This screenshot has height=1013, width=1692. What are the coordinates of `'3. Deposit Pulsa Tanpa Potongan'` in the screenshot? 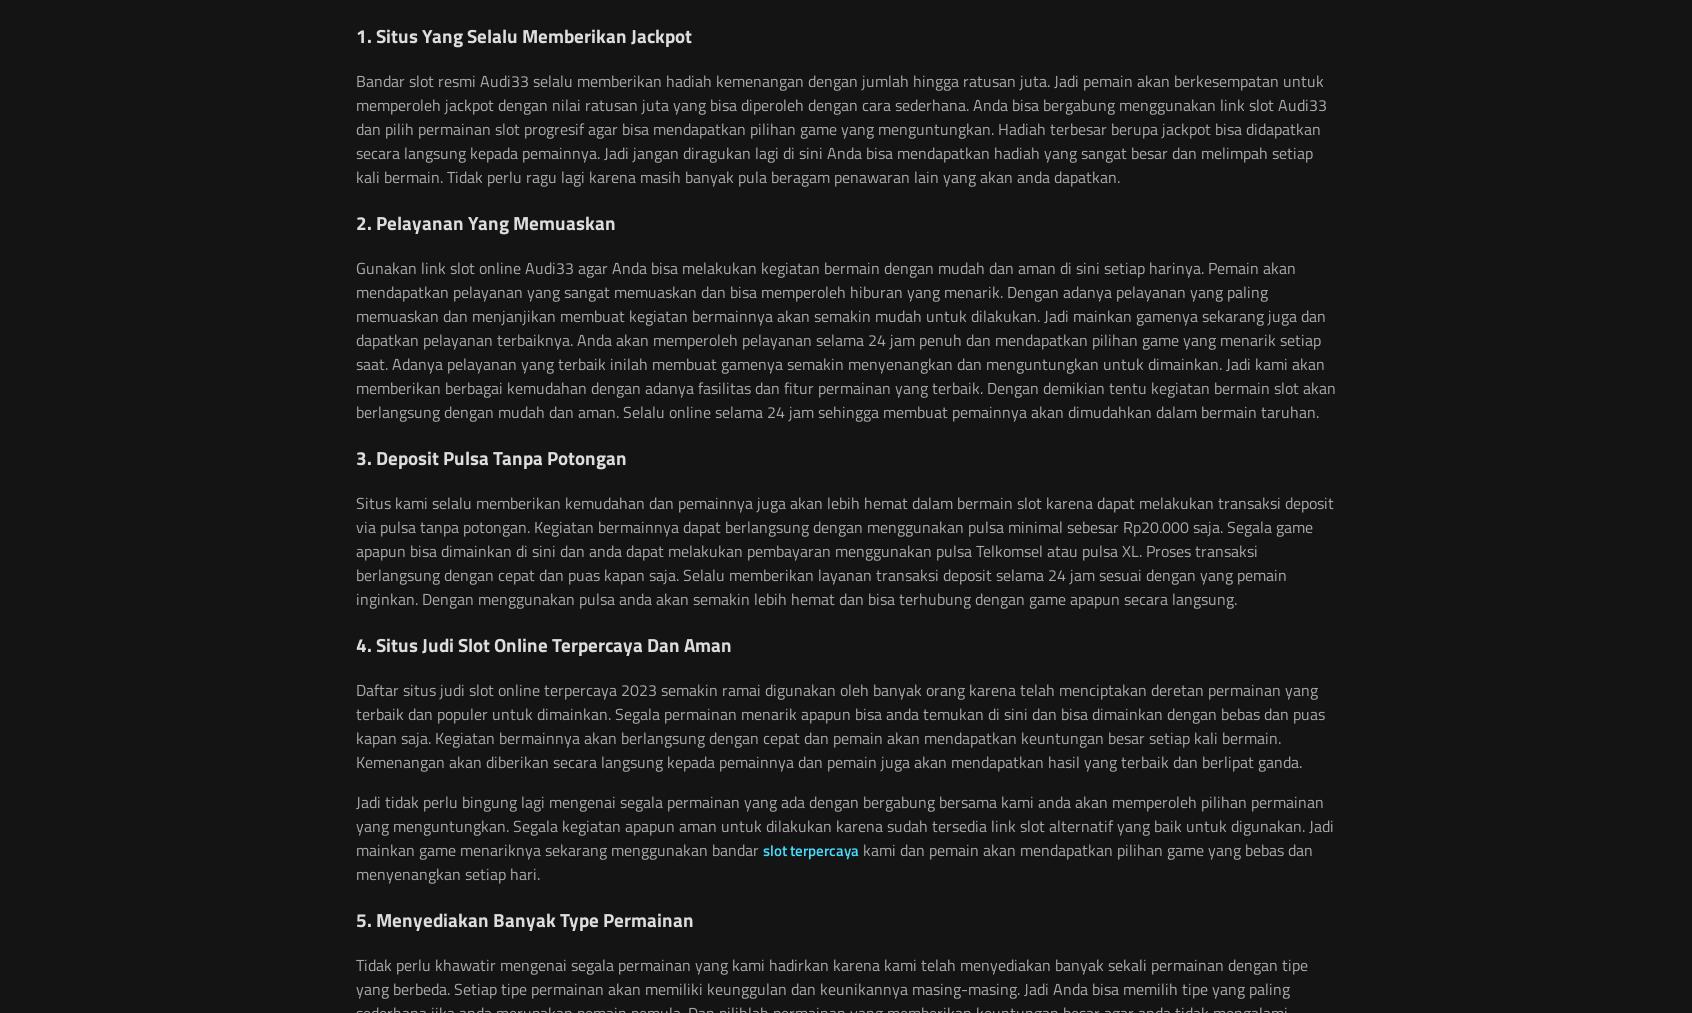 It's located at (490, 456).